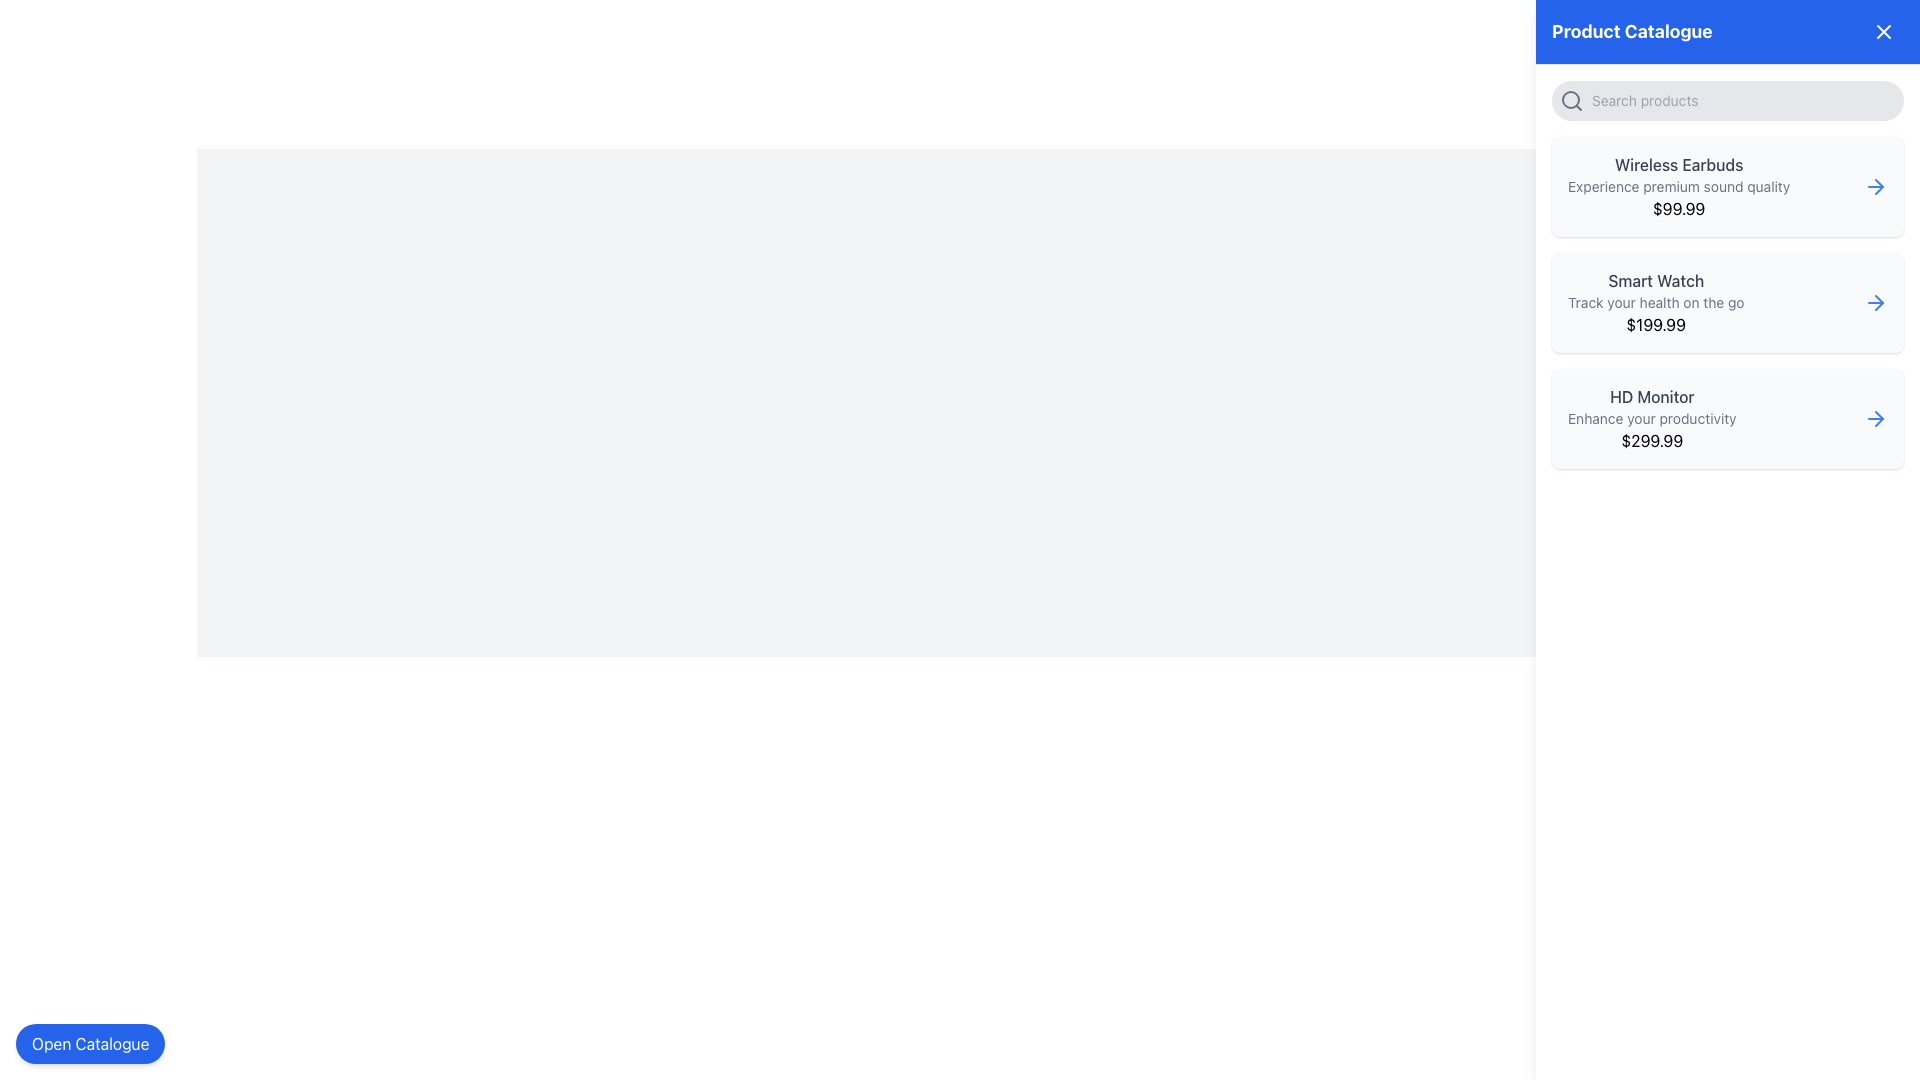 The width and height of the screenshot is (1920, 1080). Describe the element at coordinates (1875, 186) in the screenshot. I see `the blue right-pointing arrow icon located on the far-right side of the 'Wireless Earbuds' entry in the 'Product Catalogue' panel` at that location.